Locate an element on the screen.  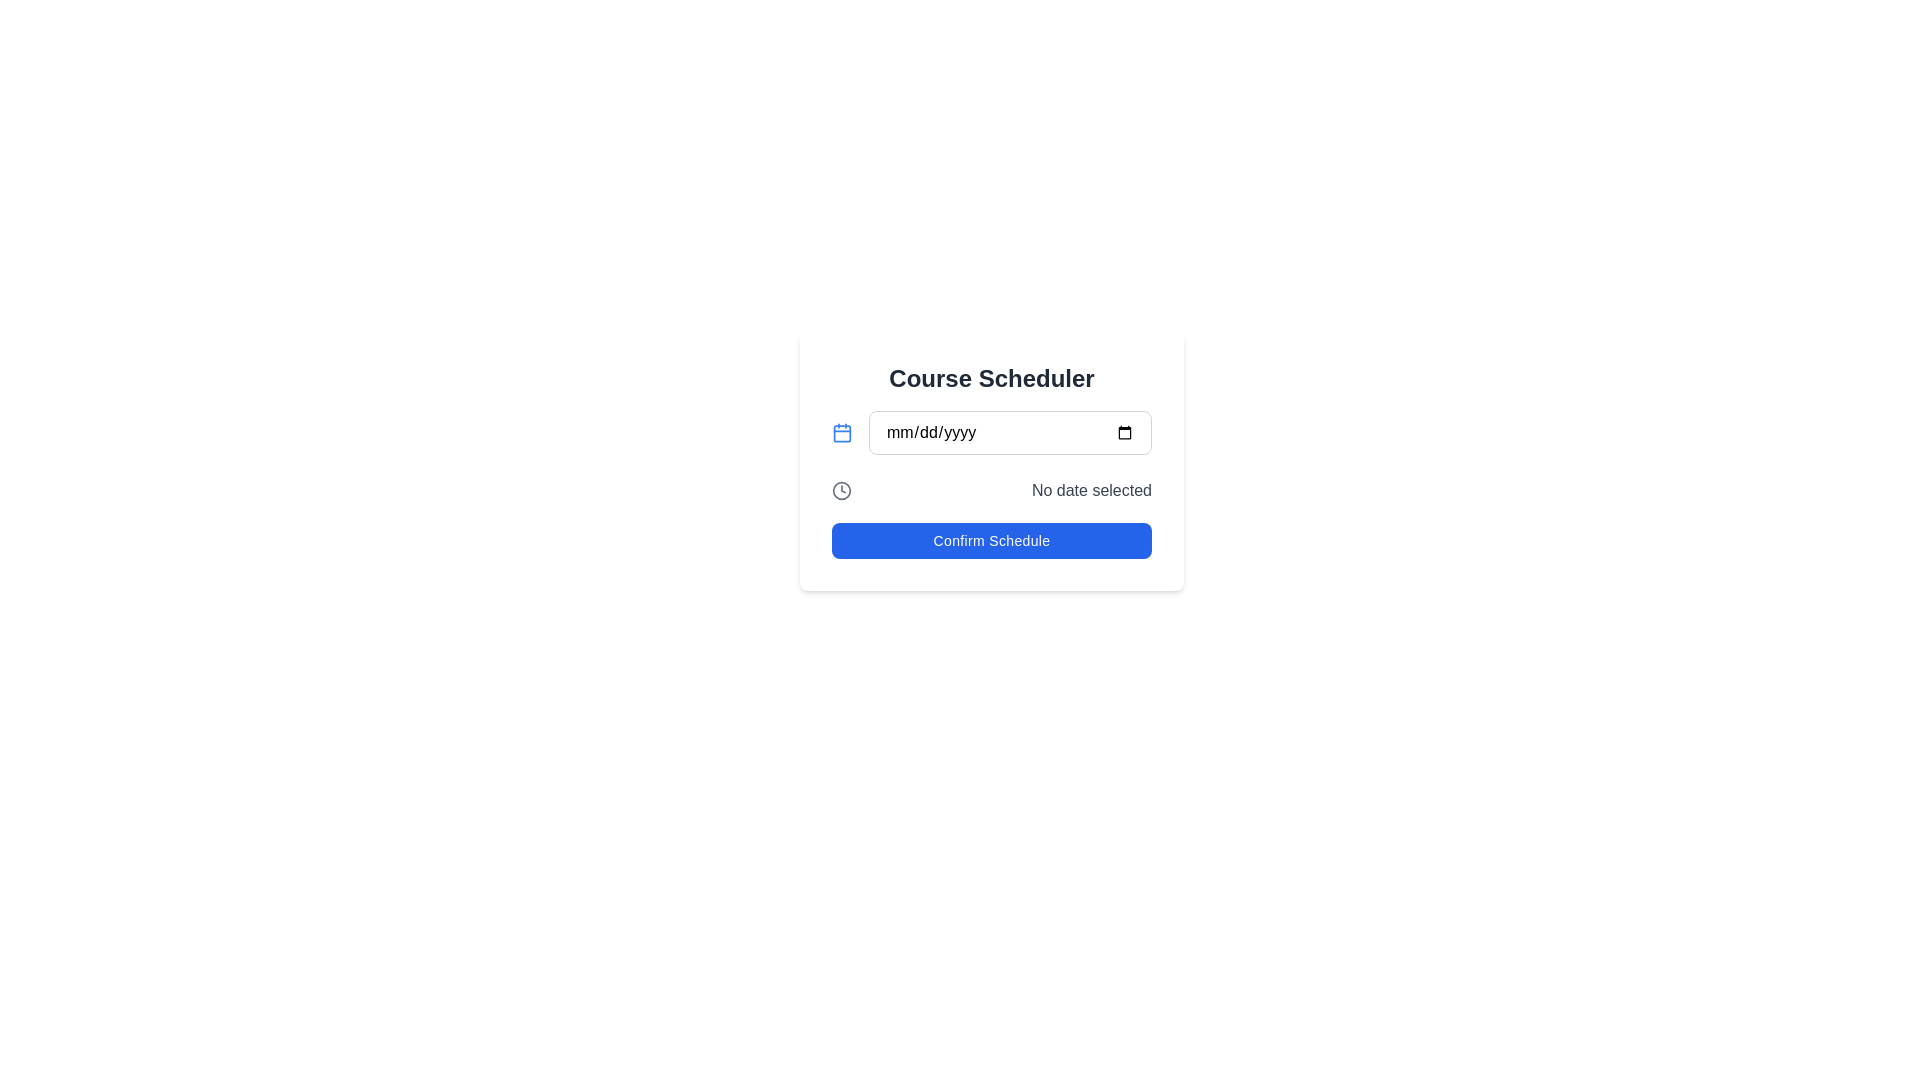
the rectangular 'Confirm Schedule' button with a blue background and white text located at the bottom of the 'Course Scheduler' section to confirm the schedule is located at coordinates (992, 540).